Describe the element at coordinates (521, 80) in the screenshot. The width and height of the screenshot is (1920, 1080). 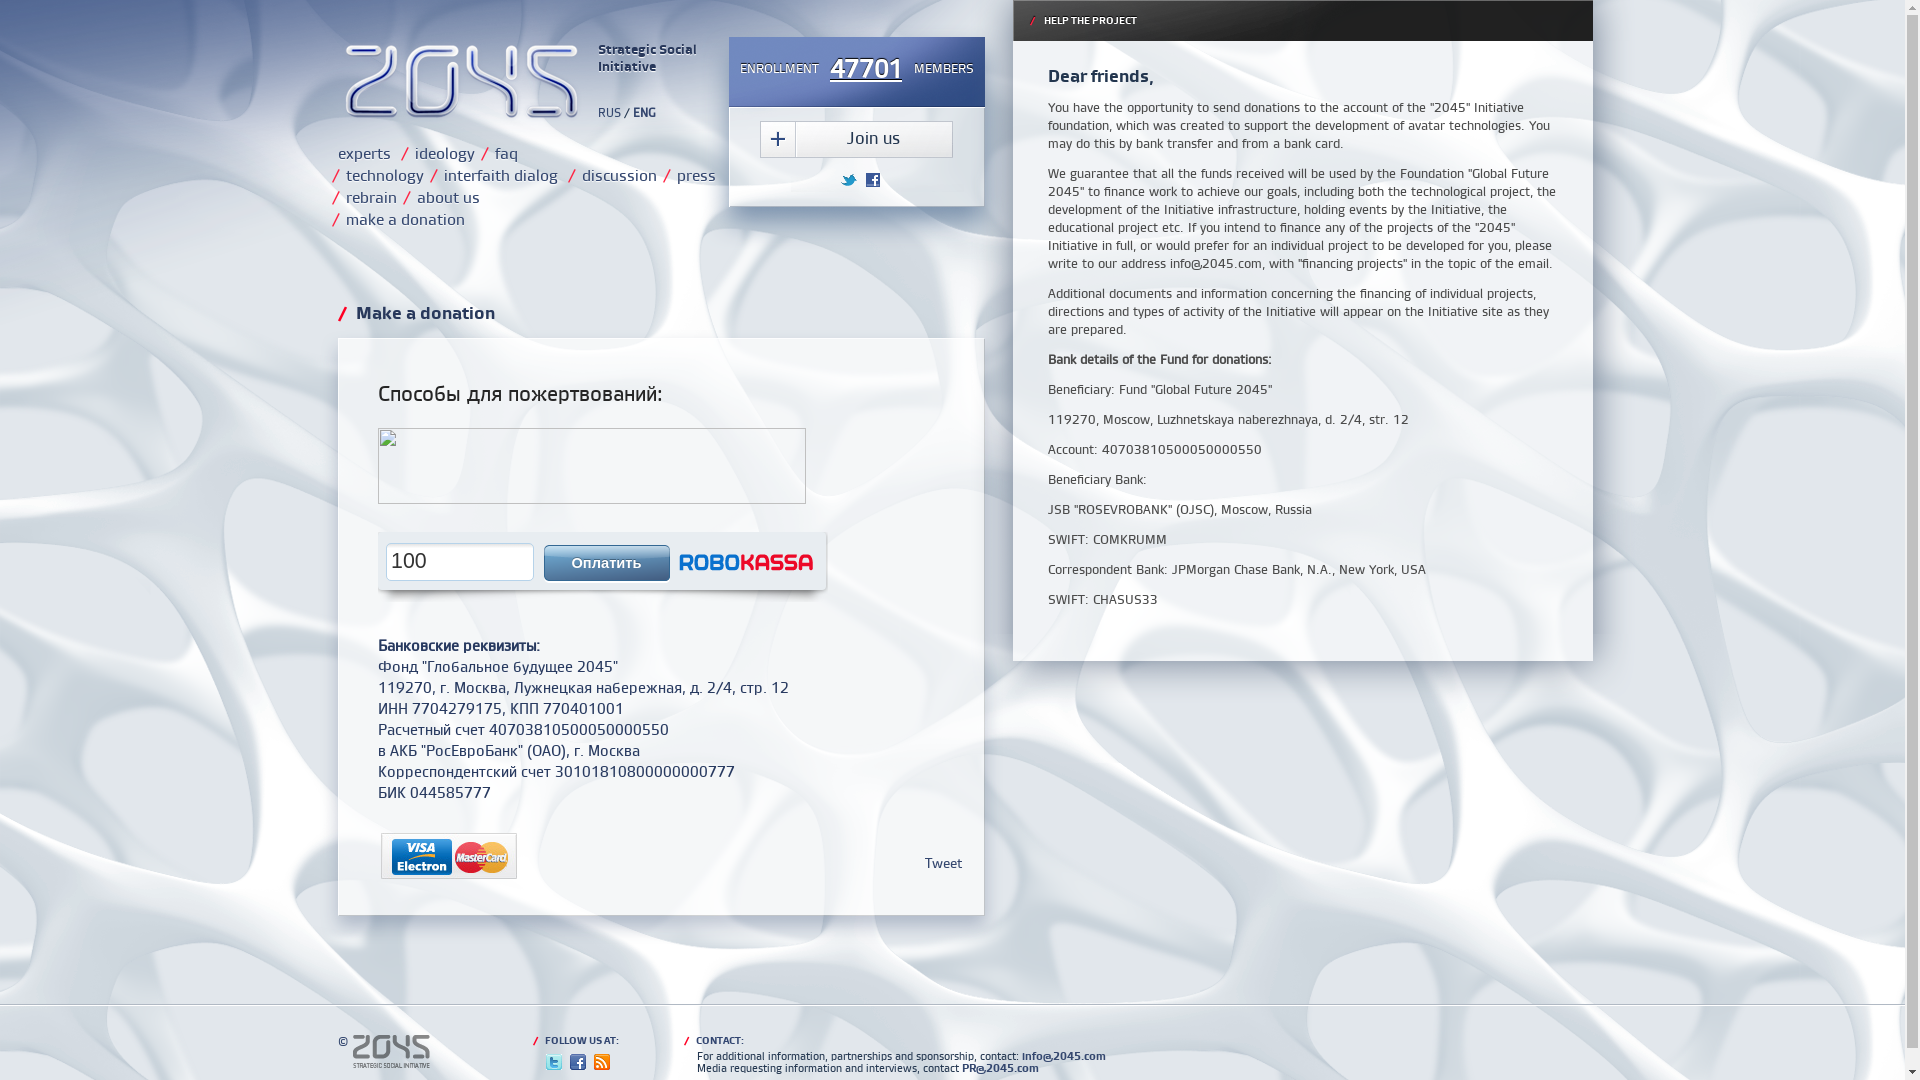
I see `'Strategic Social Initiative'` at that location.